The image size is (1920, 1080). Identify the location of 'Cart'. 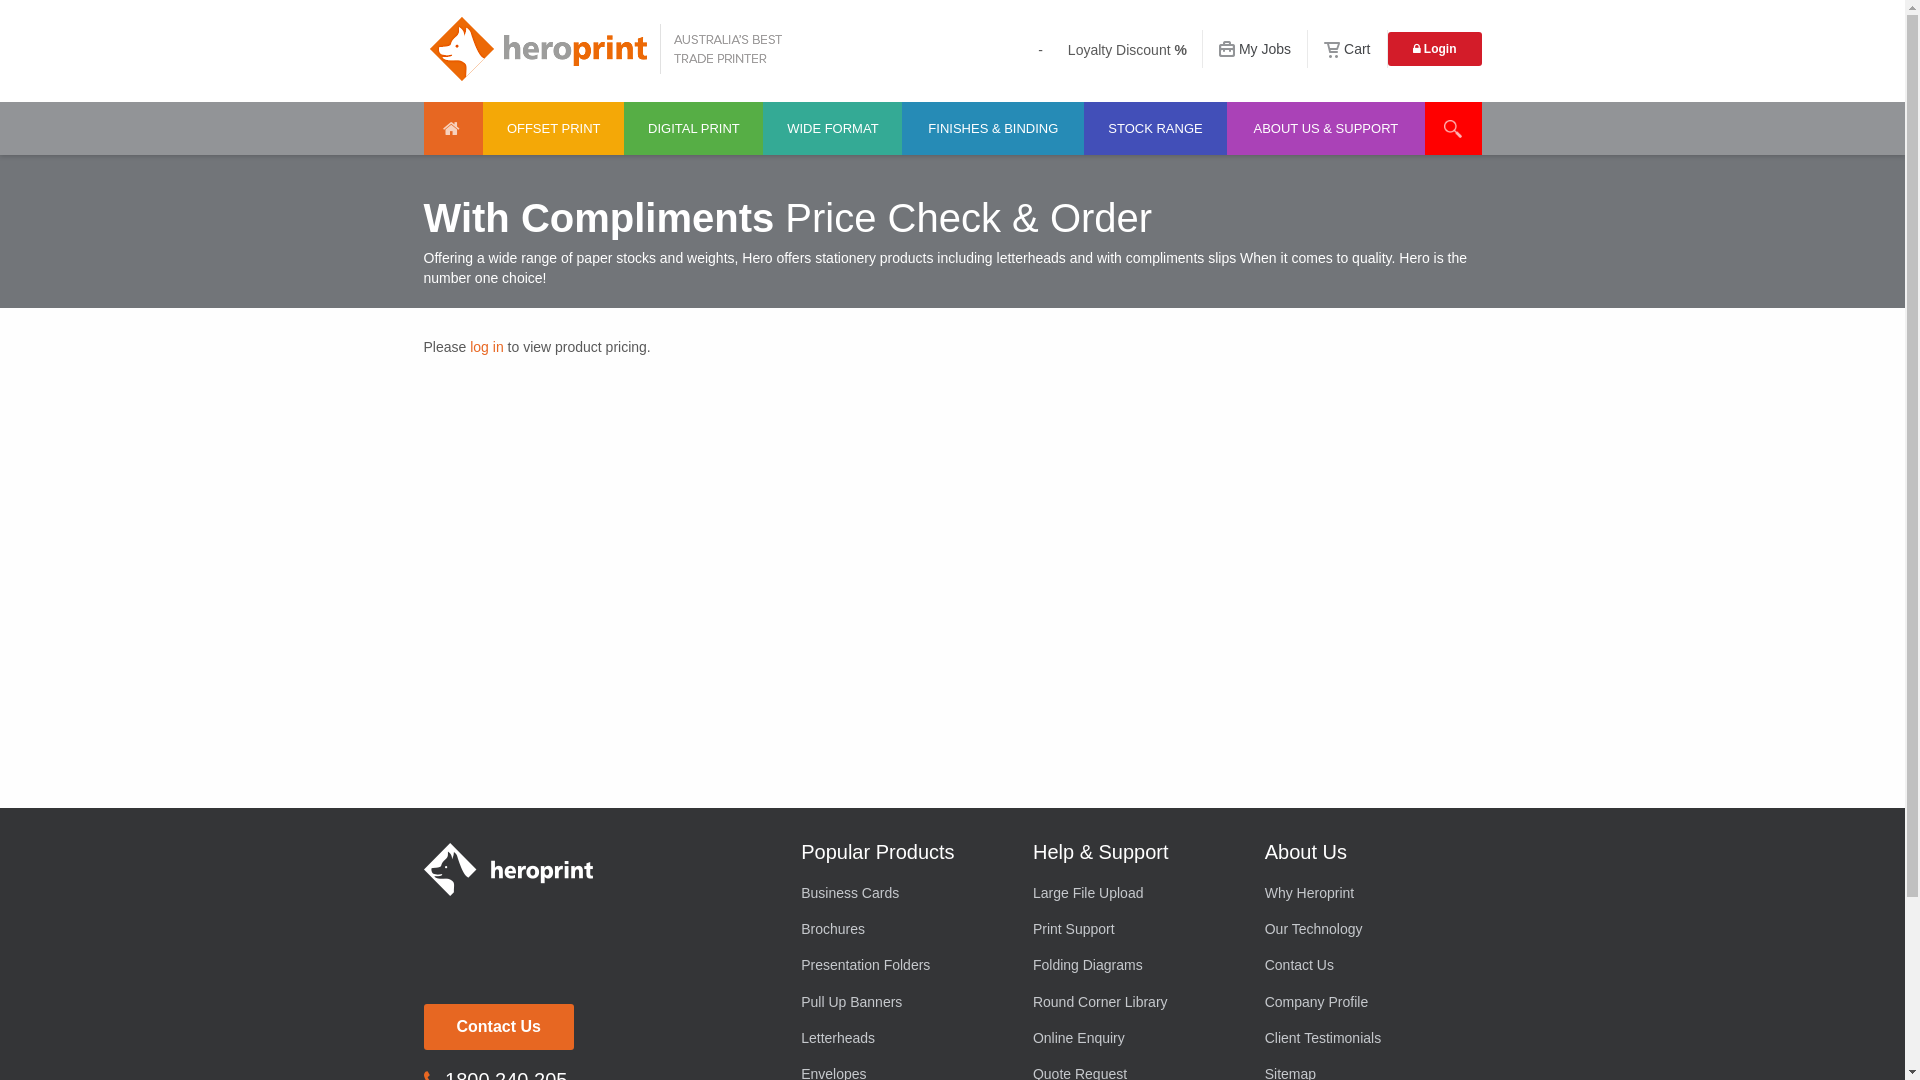
(1347, 48).